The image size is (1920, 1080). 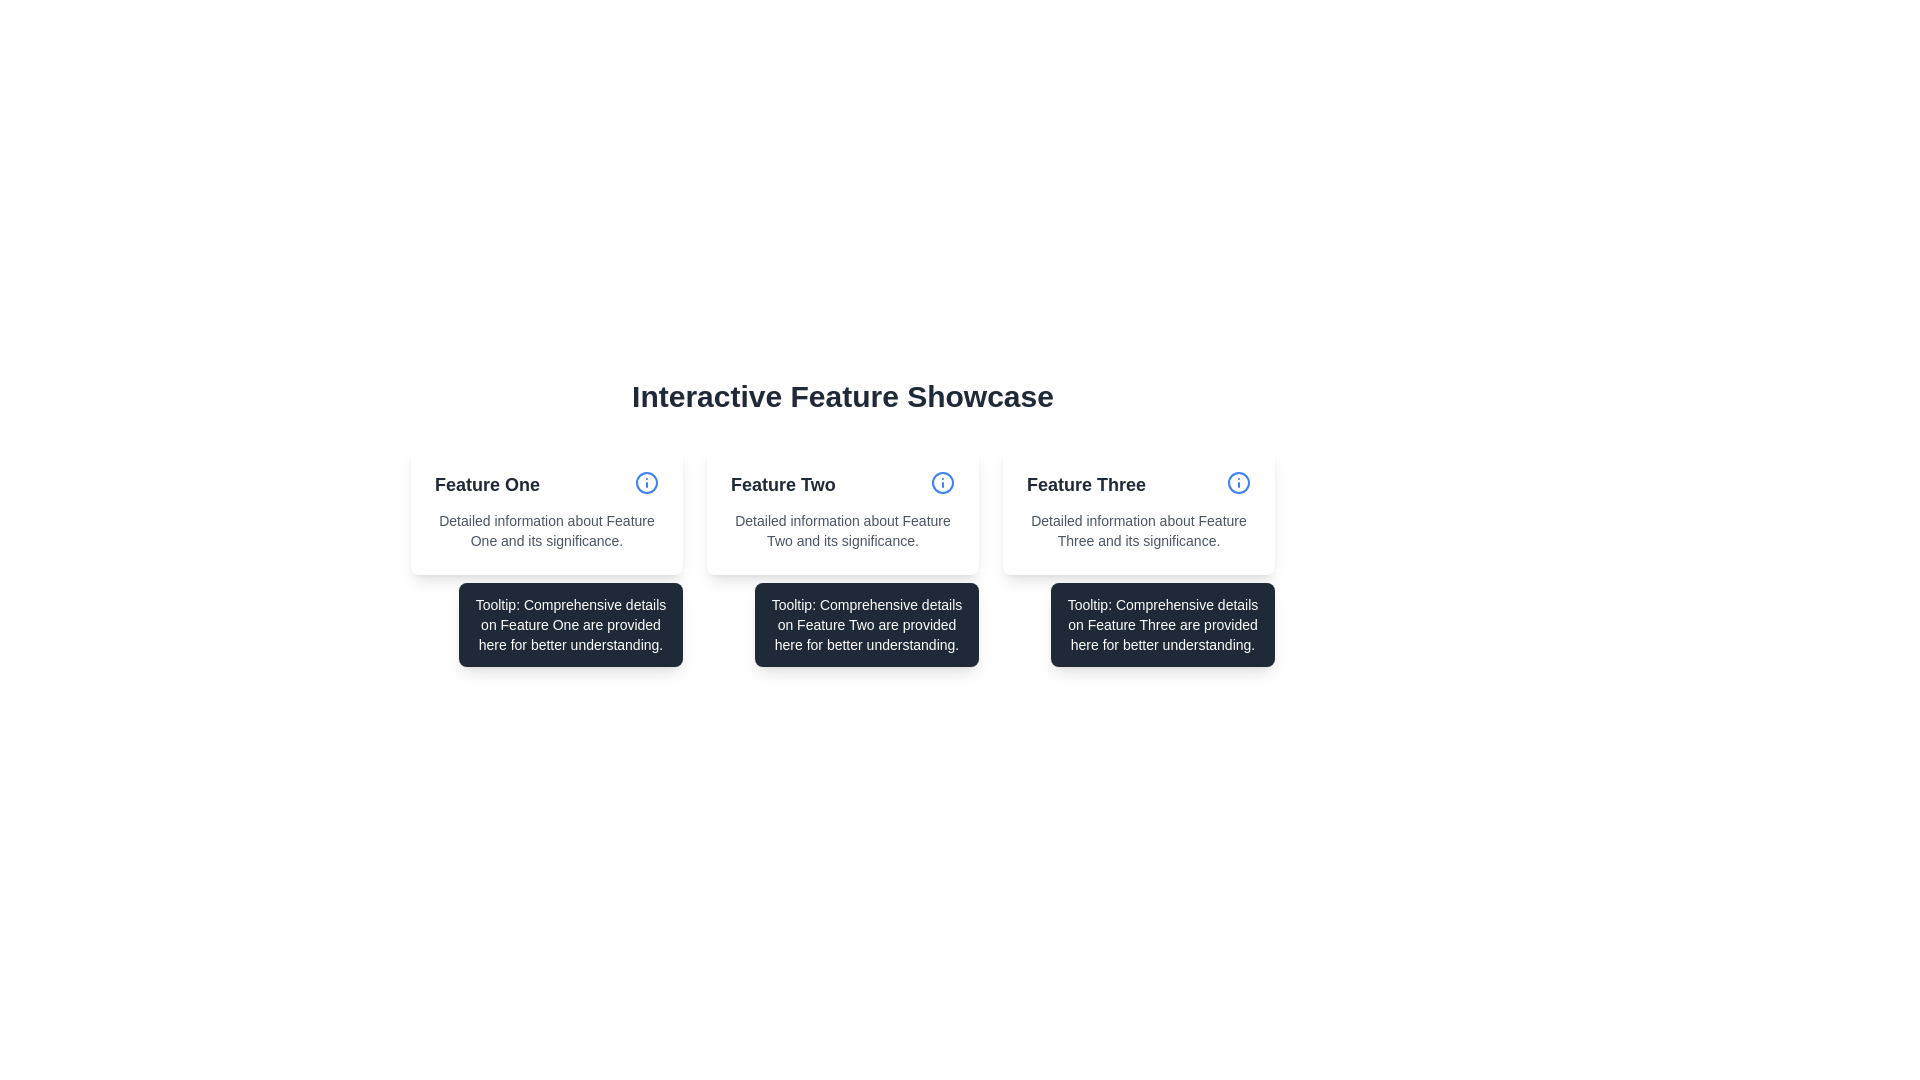 What do you see at coordinates (843, 509) in the screenshot?
I see `the informational card presenting details about 'Feature Two' in the grid of feature cards` at bounding box center [843, 509].